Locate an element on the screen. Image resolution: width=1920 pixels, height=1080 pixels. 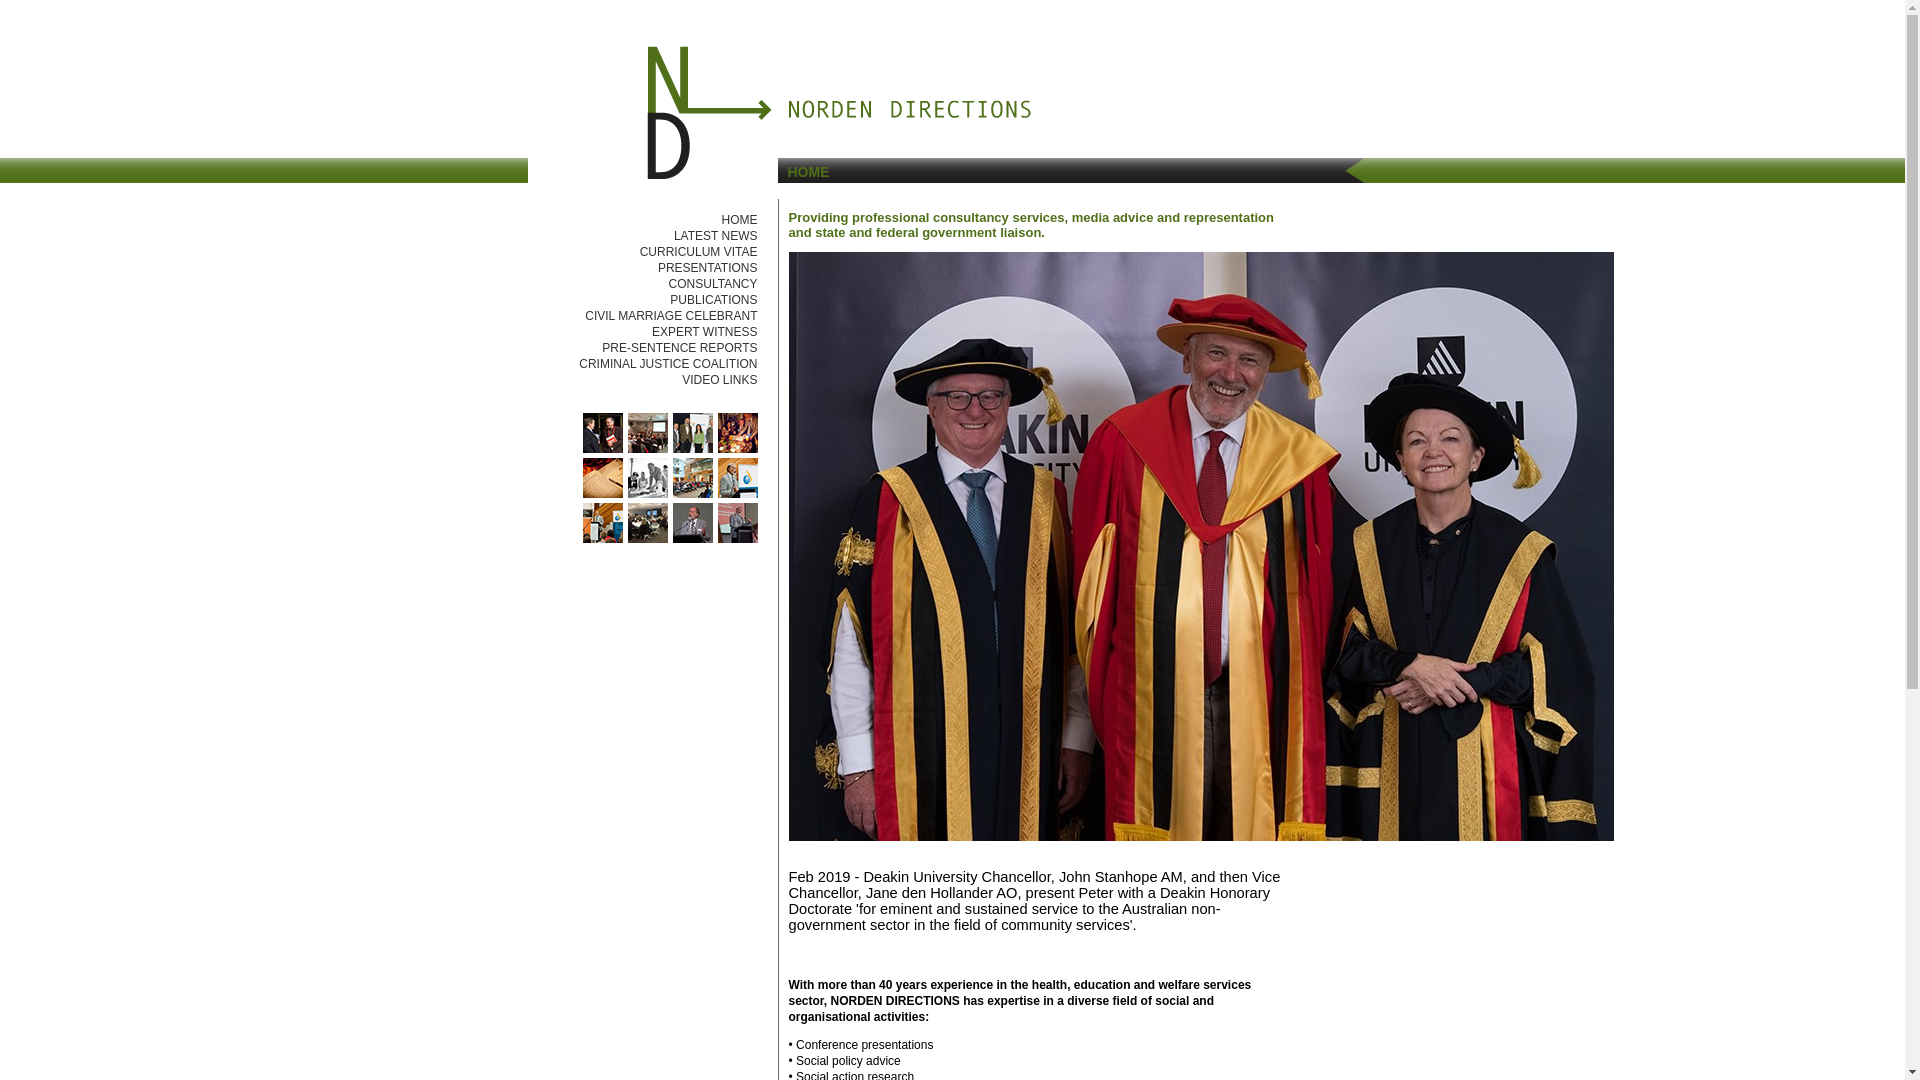
'PRESENTATIONS' is located at coordinates (708, 266).